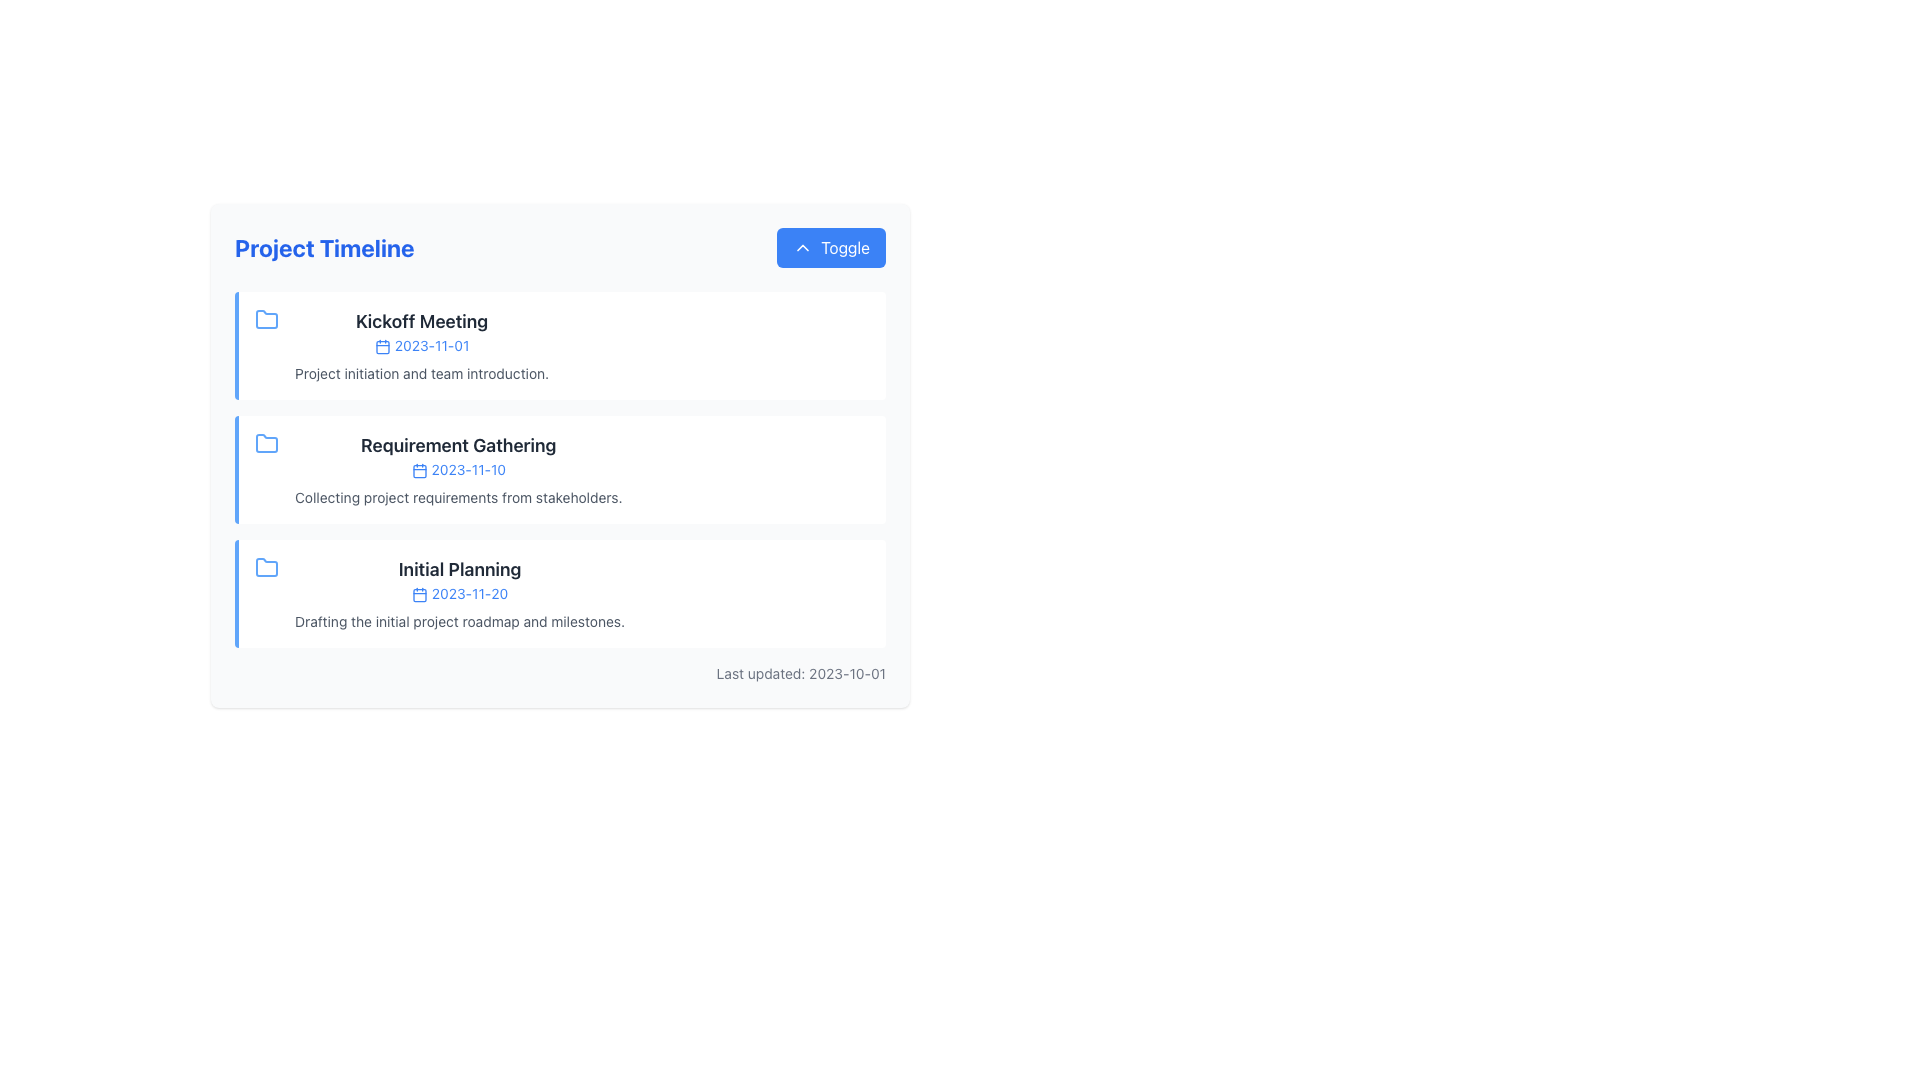 The height and width of the screenshot is (1080, 1920). I want to click on the header of the timeline entry labeled 'Initial Planning', so click(459, 593).